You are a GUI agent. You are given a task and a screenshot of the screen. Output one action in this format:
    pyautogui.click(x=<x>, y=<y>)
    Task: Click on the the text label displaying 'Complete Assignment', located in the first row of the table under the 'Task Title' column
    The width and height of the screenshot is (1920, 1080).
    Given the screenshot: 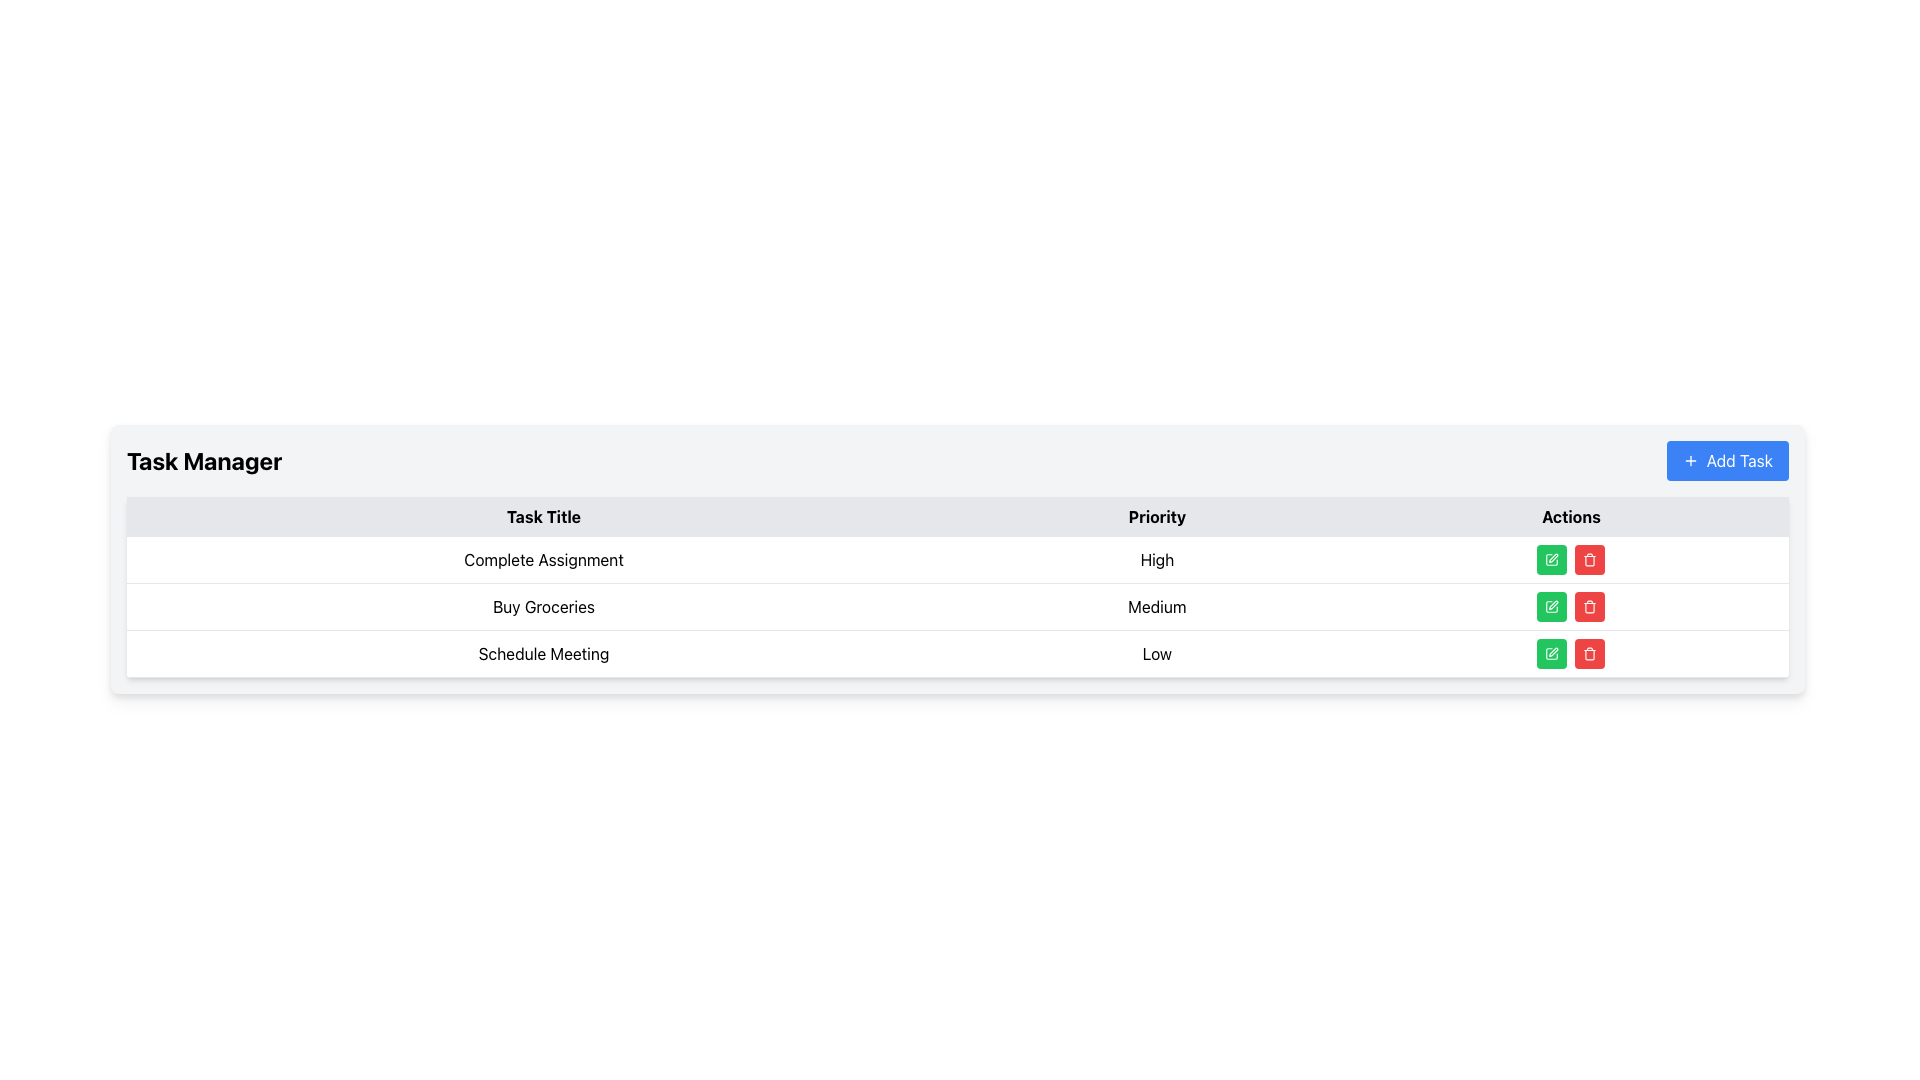 What is the action you would take?
    pyautogui.click(x=543, y=560)
    